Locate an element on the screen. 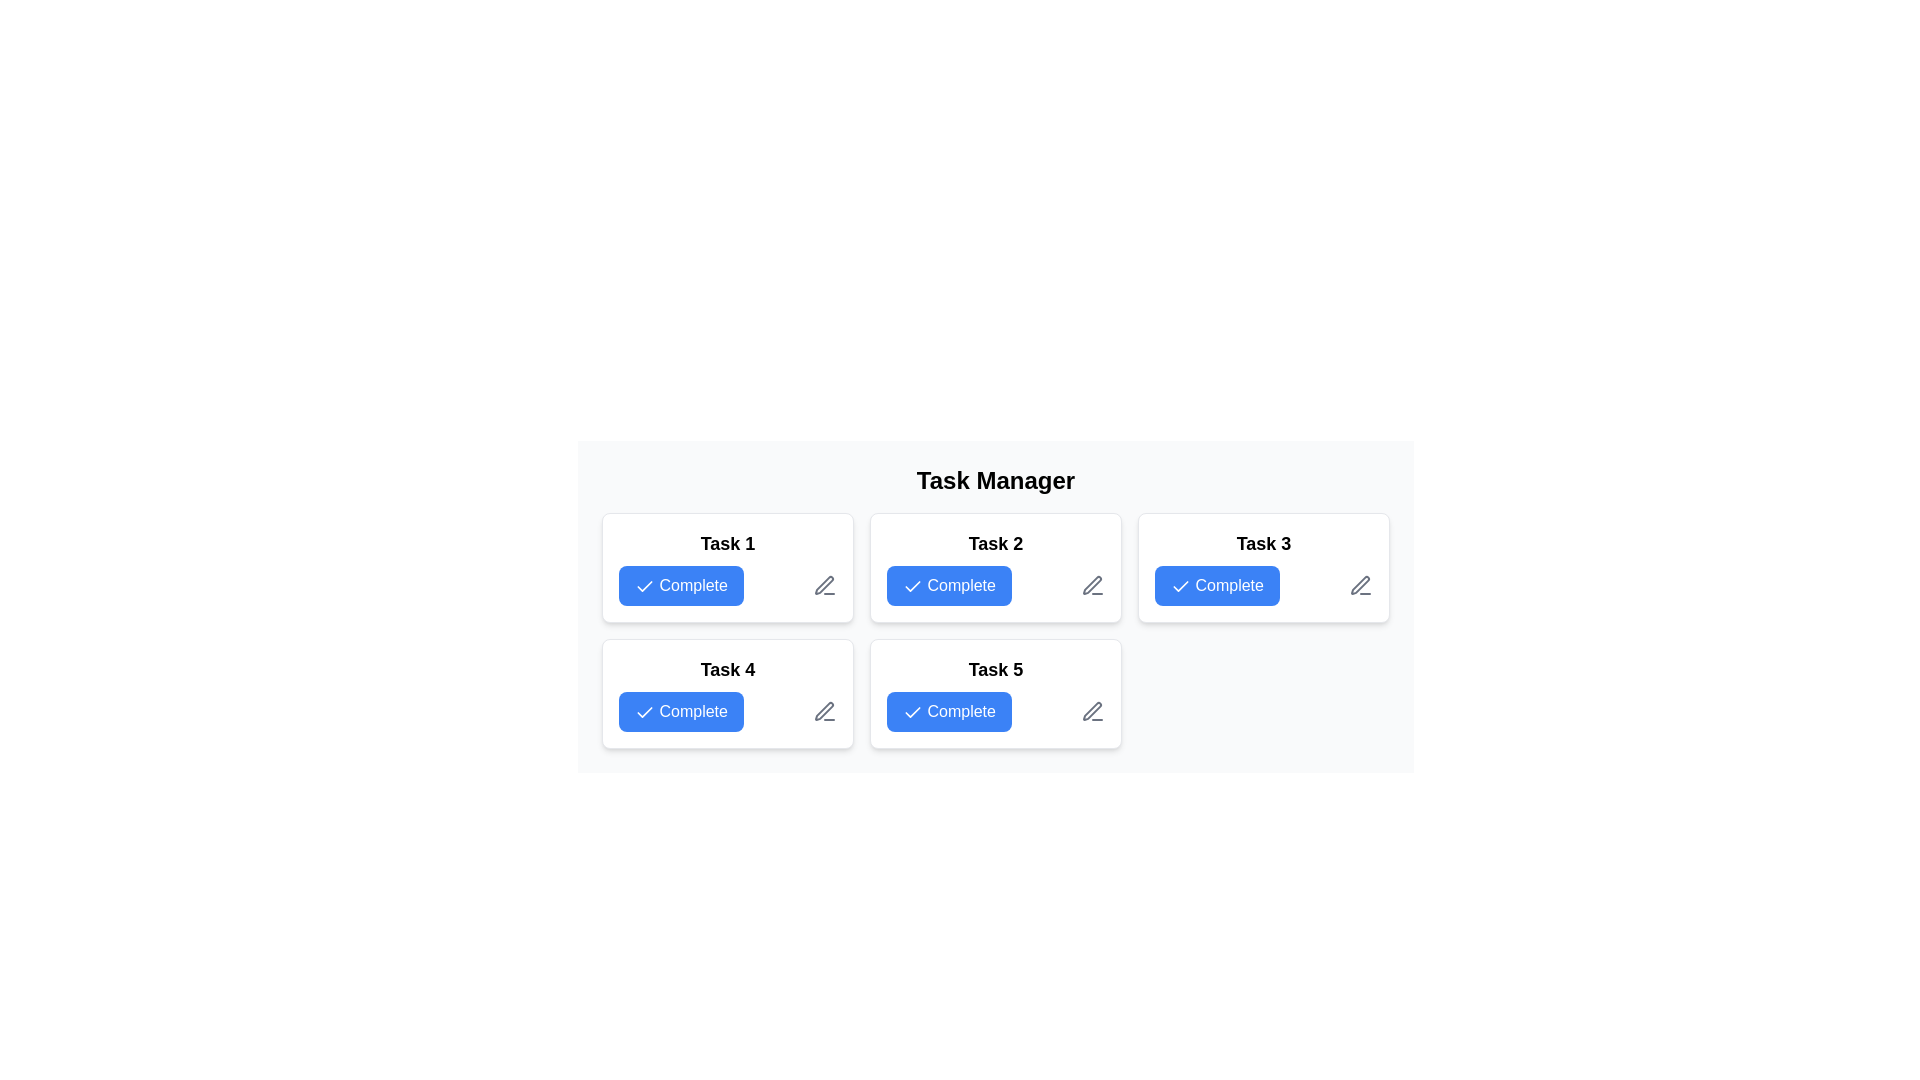 Image resolution: width=1920 pixels, height=1080 pixels. the 'Complete' button with rounded corners and blue background located in the upper-left corner of the Task Manager interface within the 'Task 1' card is located at coordinates (681, 585).